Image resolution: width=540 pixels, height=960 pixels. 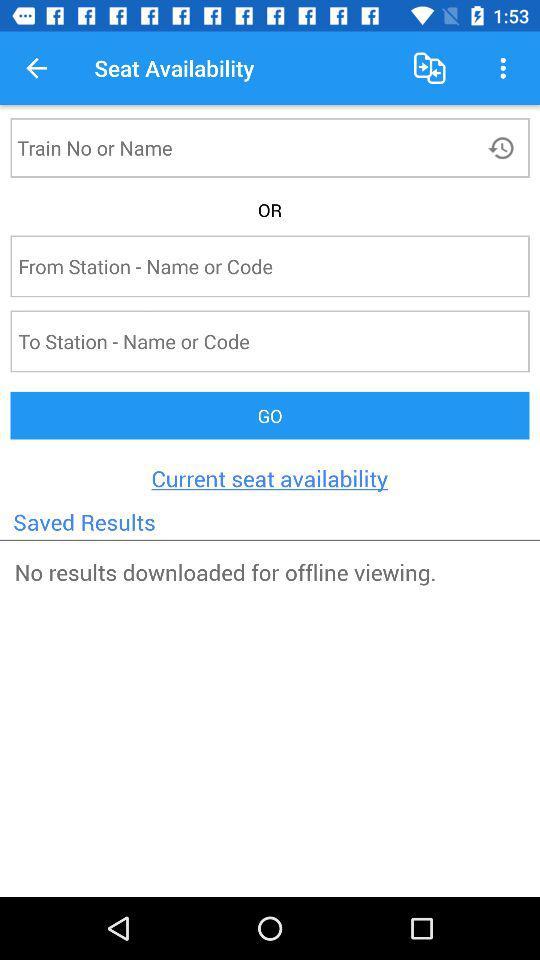 What do you see at coordinates (36, 68) in the screenshot?
I see `icon to the left of the seat availability` at bounding box center [36, 68].